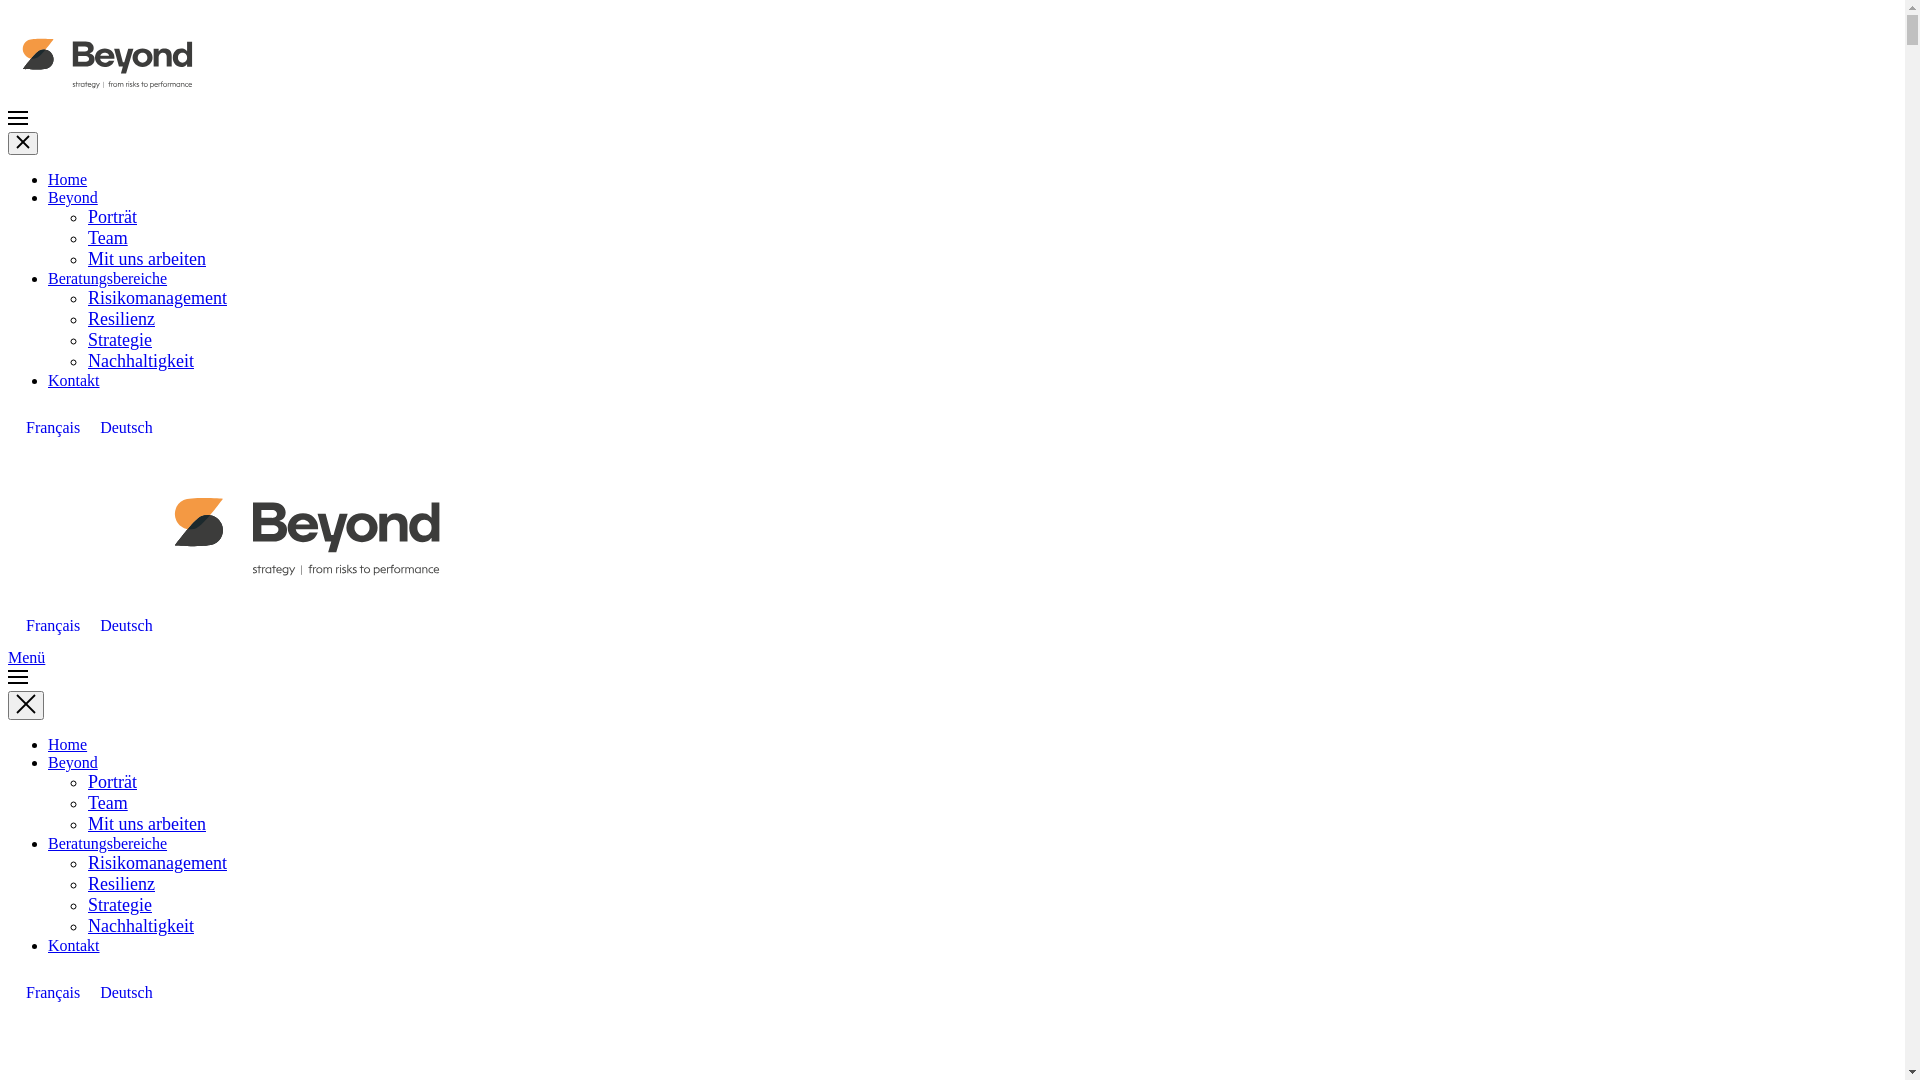 This screenshot has height=1080, width=1920. I want to click on 'Beyond', so click(48, 197).